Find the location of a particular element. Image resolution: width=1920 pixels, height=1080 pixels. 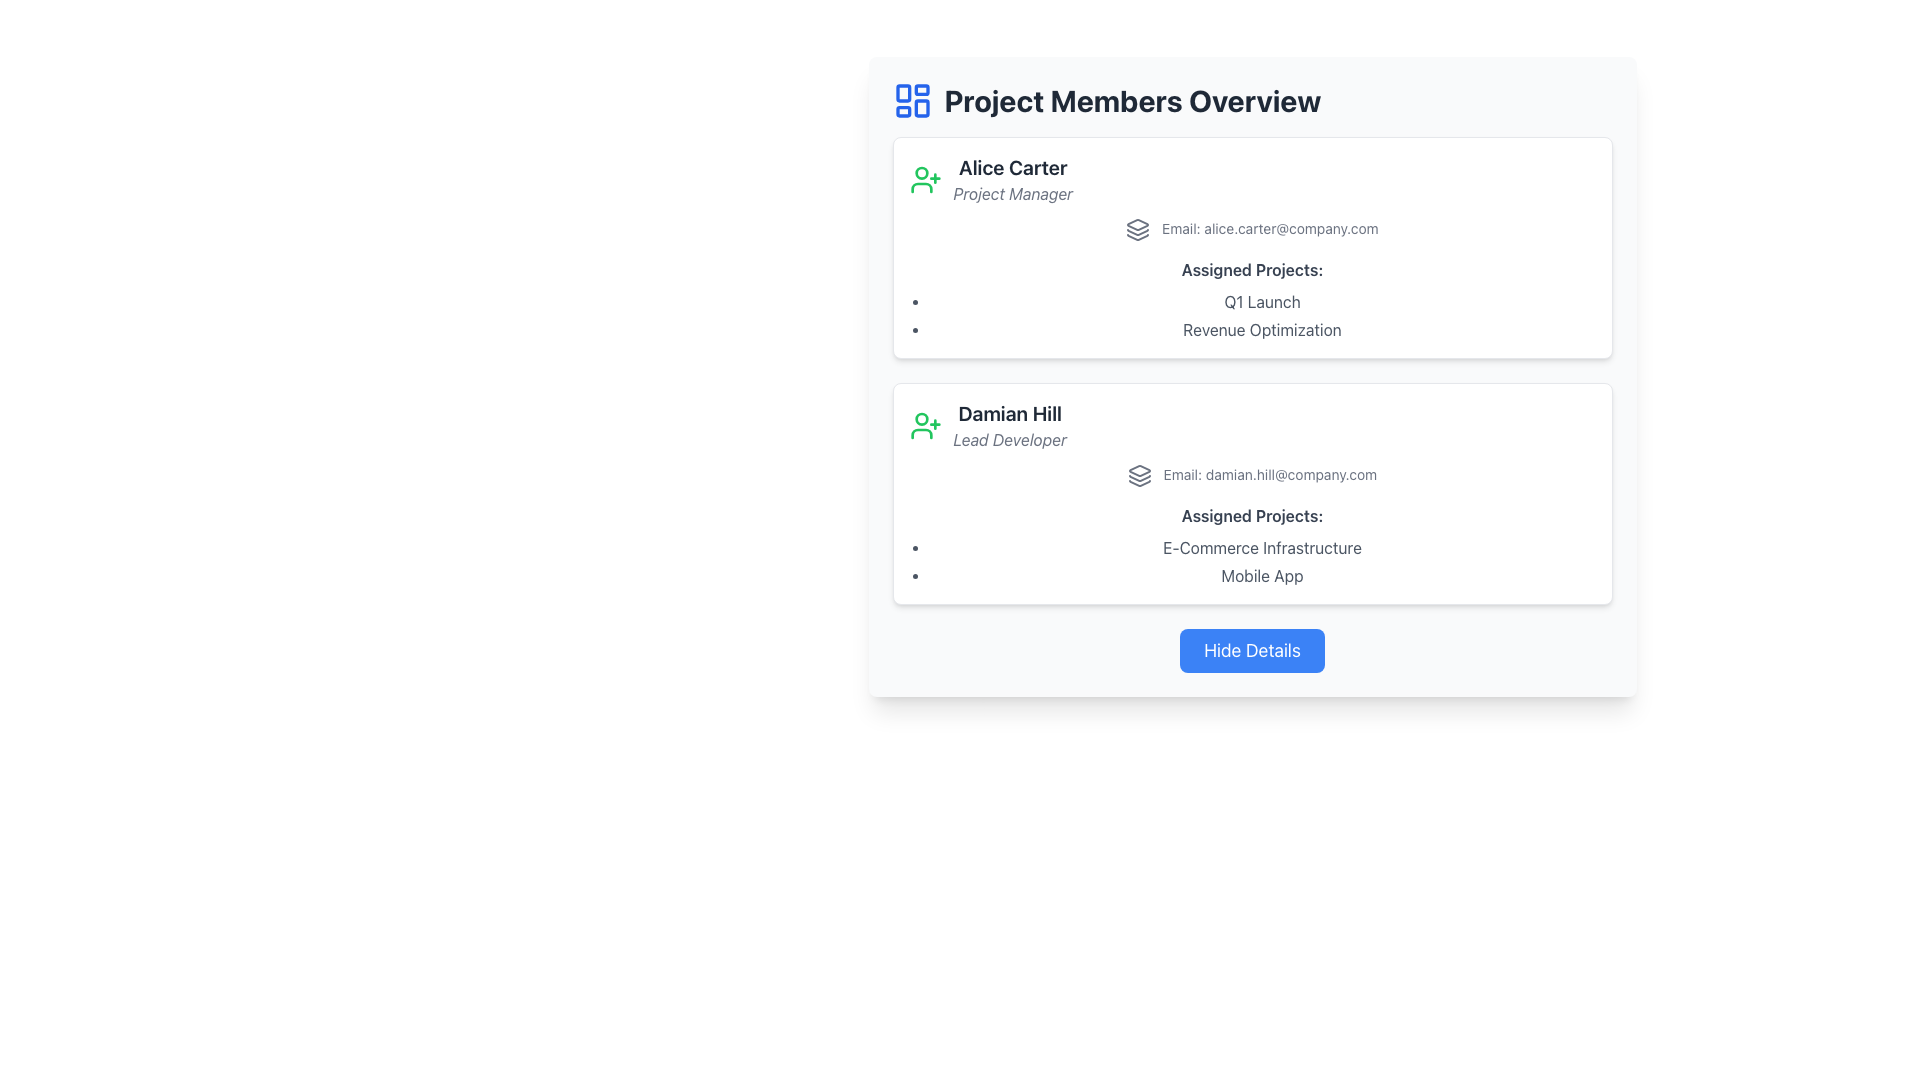

the text label 'Revenue Optimization' located under the 'Assigned Projects' section for user 'Alice Carter', directly below 'Q1 Launch' is located at coordinates (1261, 329).